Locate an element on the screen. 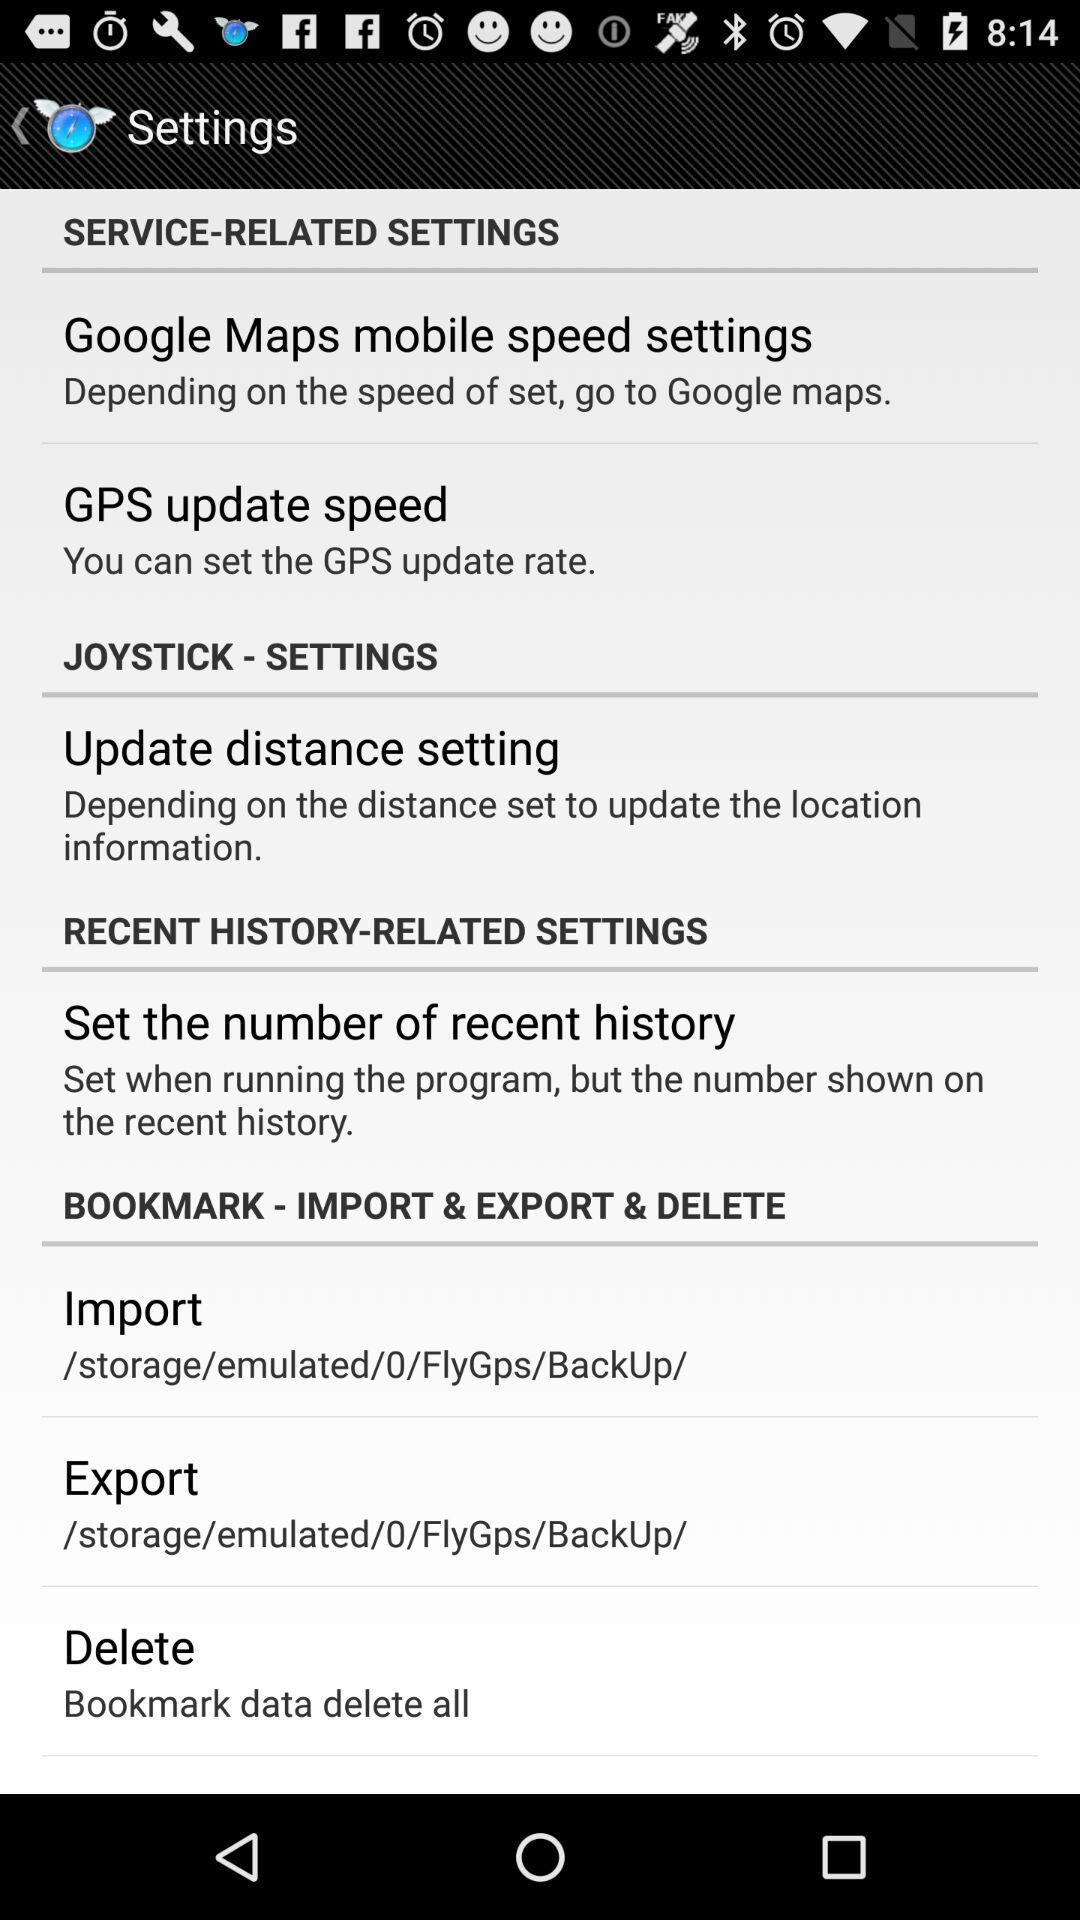 Image resolution: width=1080 pixels, height=1920 pixels. set when running item is located at coordinates (525, 1098).